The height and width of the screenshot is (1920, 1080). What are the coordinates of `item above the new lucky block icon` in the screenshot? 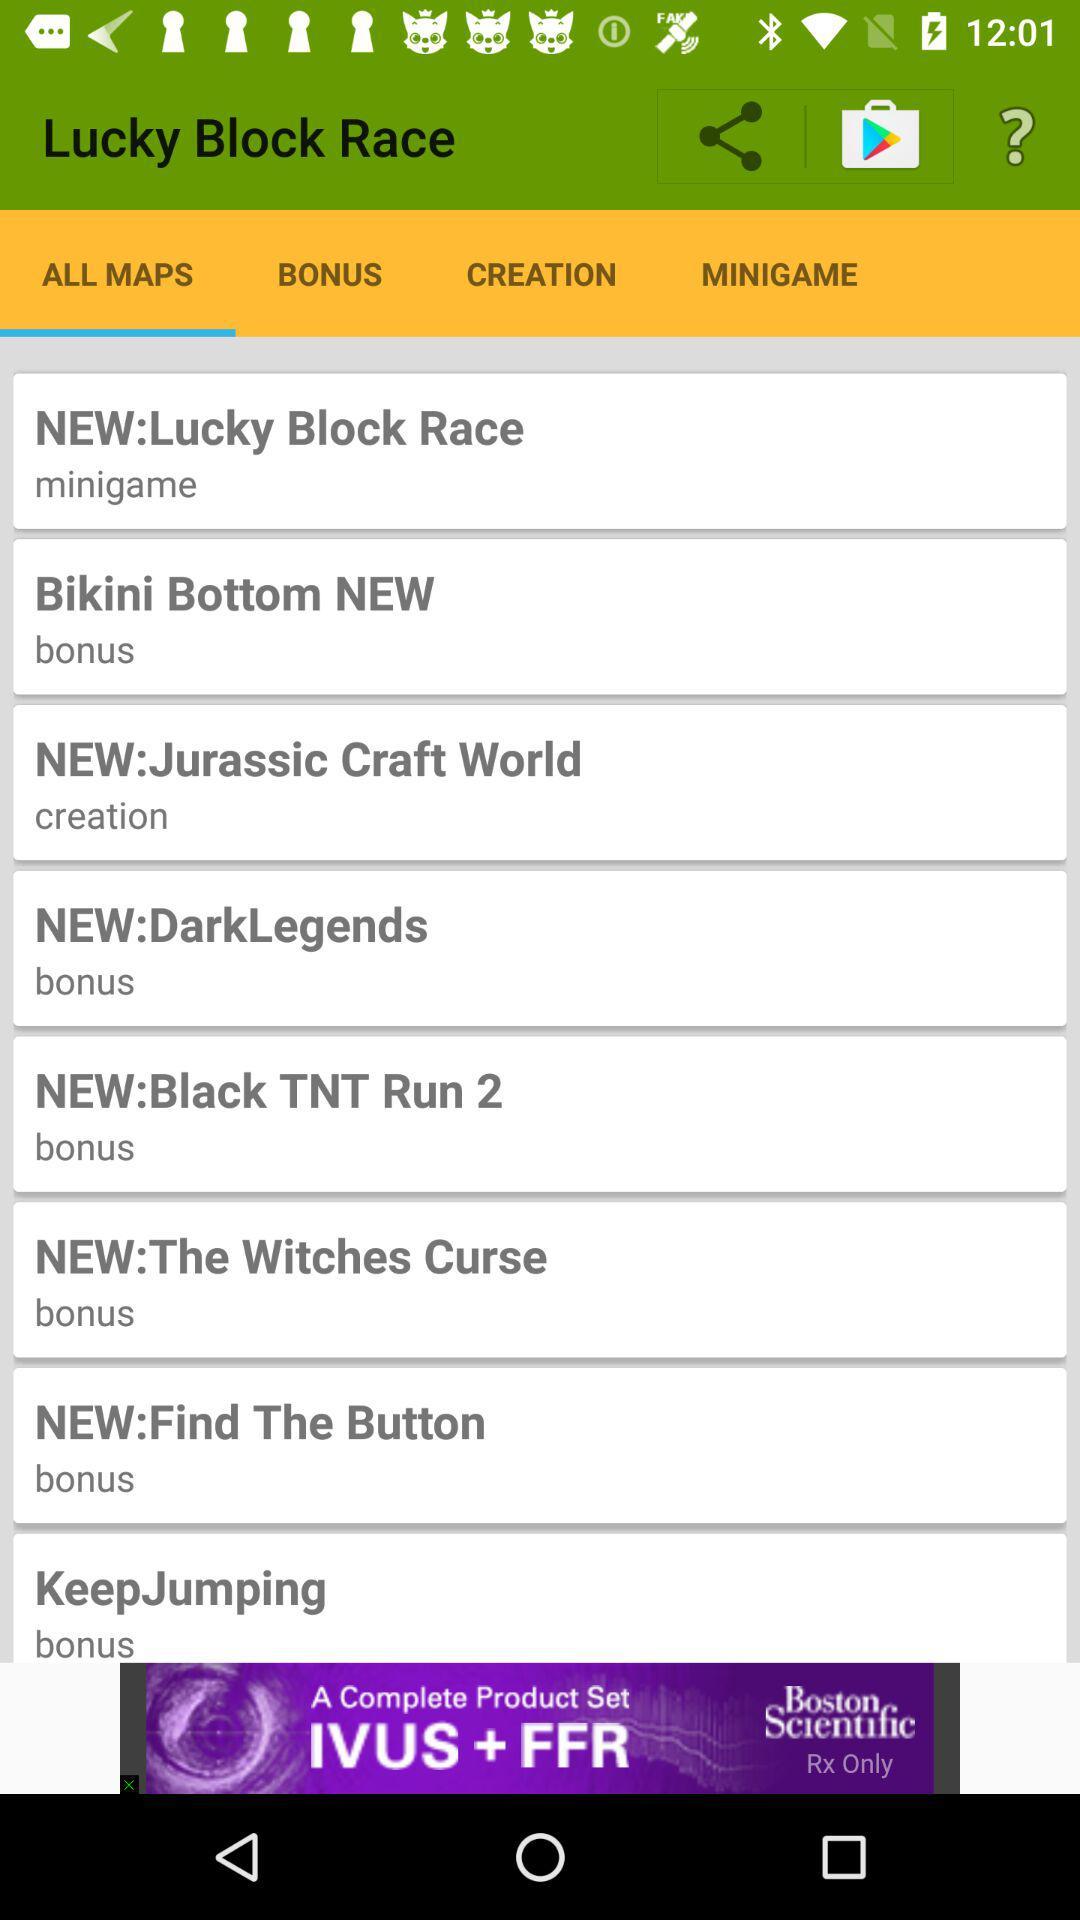 It's located at (117, 272).